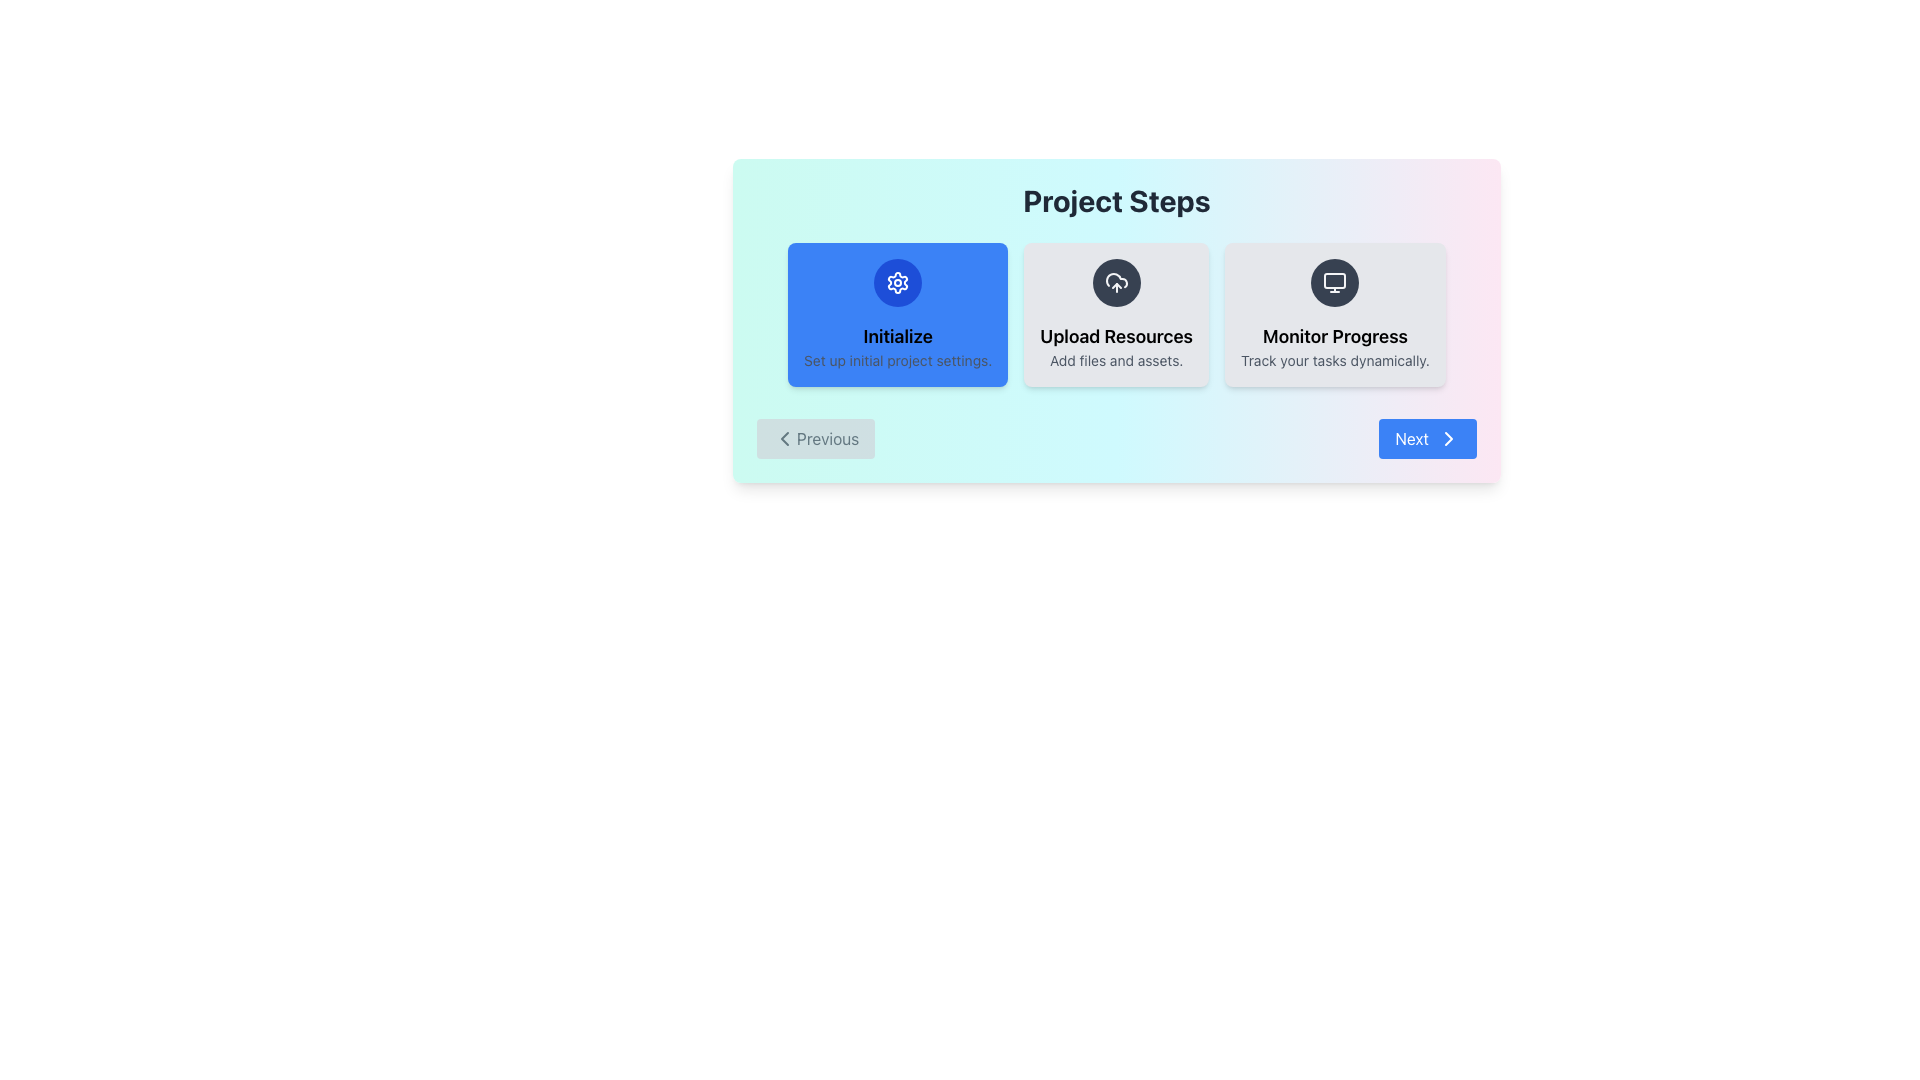 The image size is (1920, 1080). What do you see at coordinates (897, 346) in the screenshot?
I see `the first text block in the 'Project Steps' section` at bounding box center [897, 346].